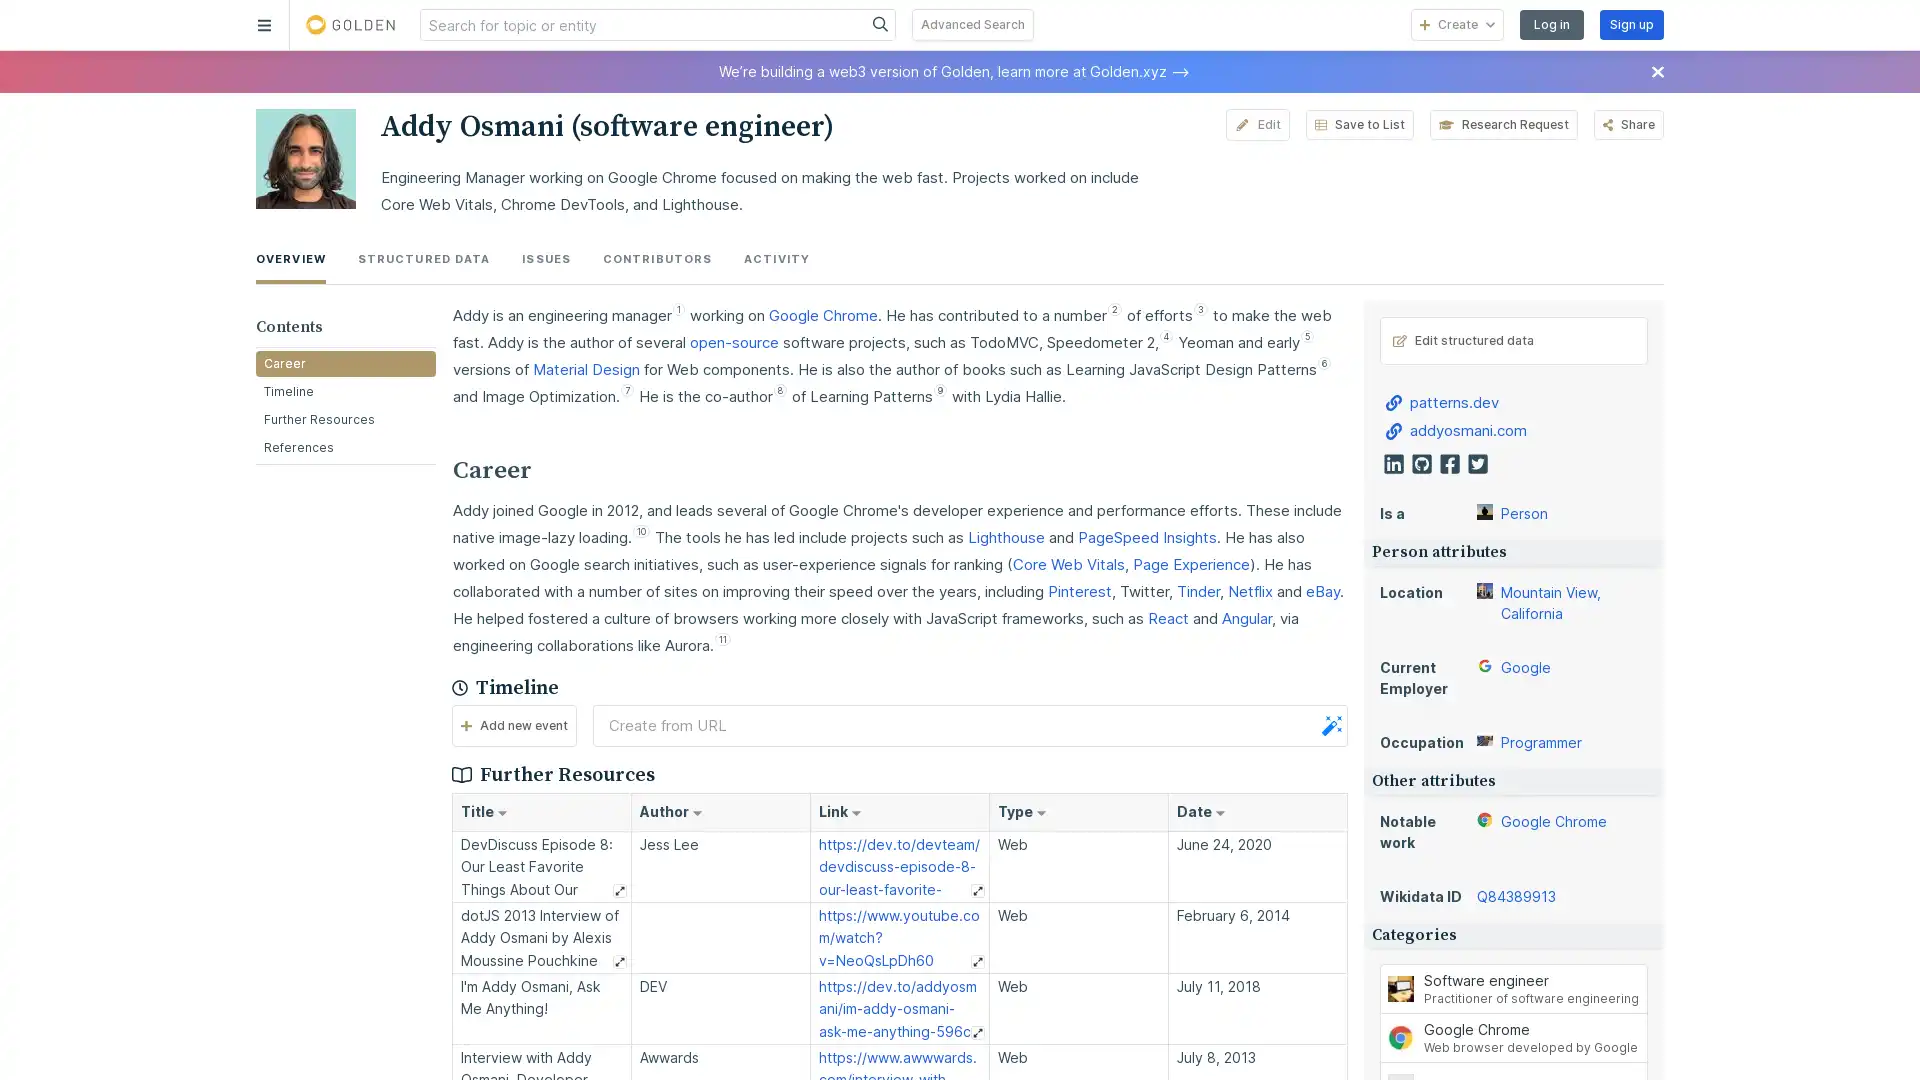 The height and width of the screenshot is (1080, 1920). What do you see at coordinates (1457, 24) in the screenshot?
I see `Create` at bounding box center [1457, 24].